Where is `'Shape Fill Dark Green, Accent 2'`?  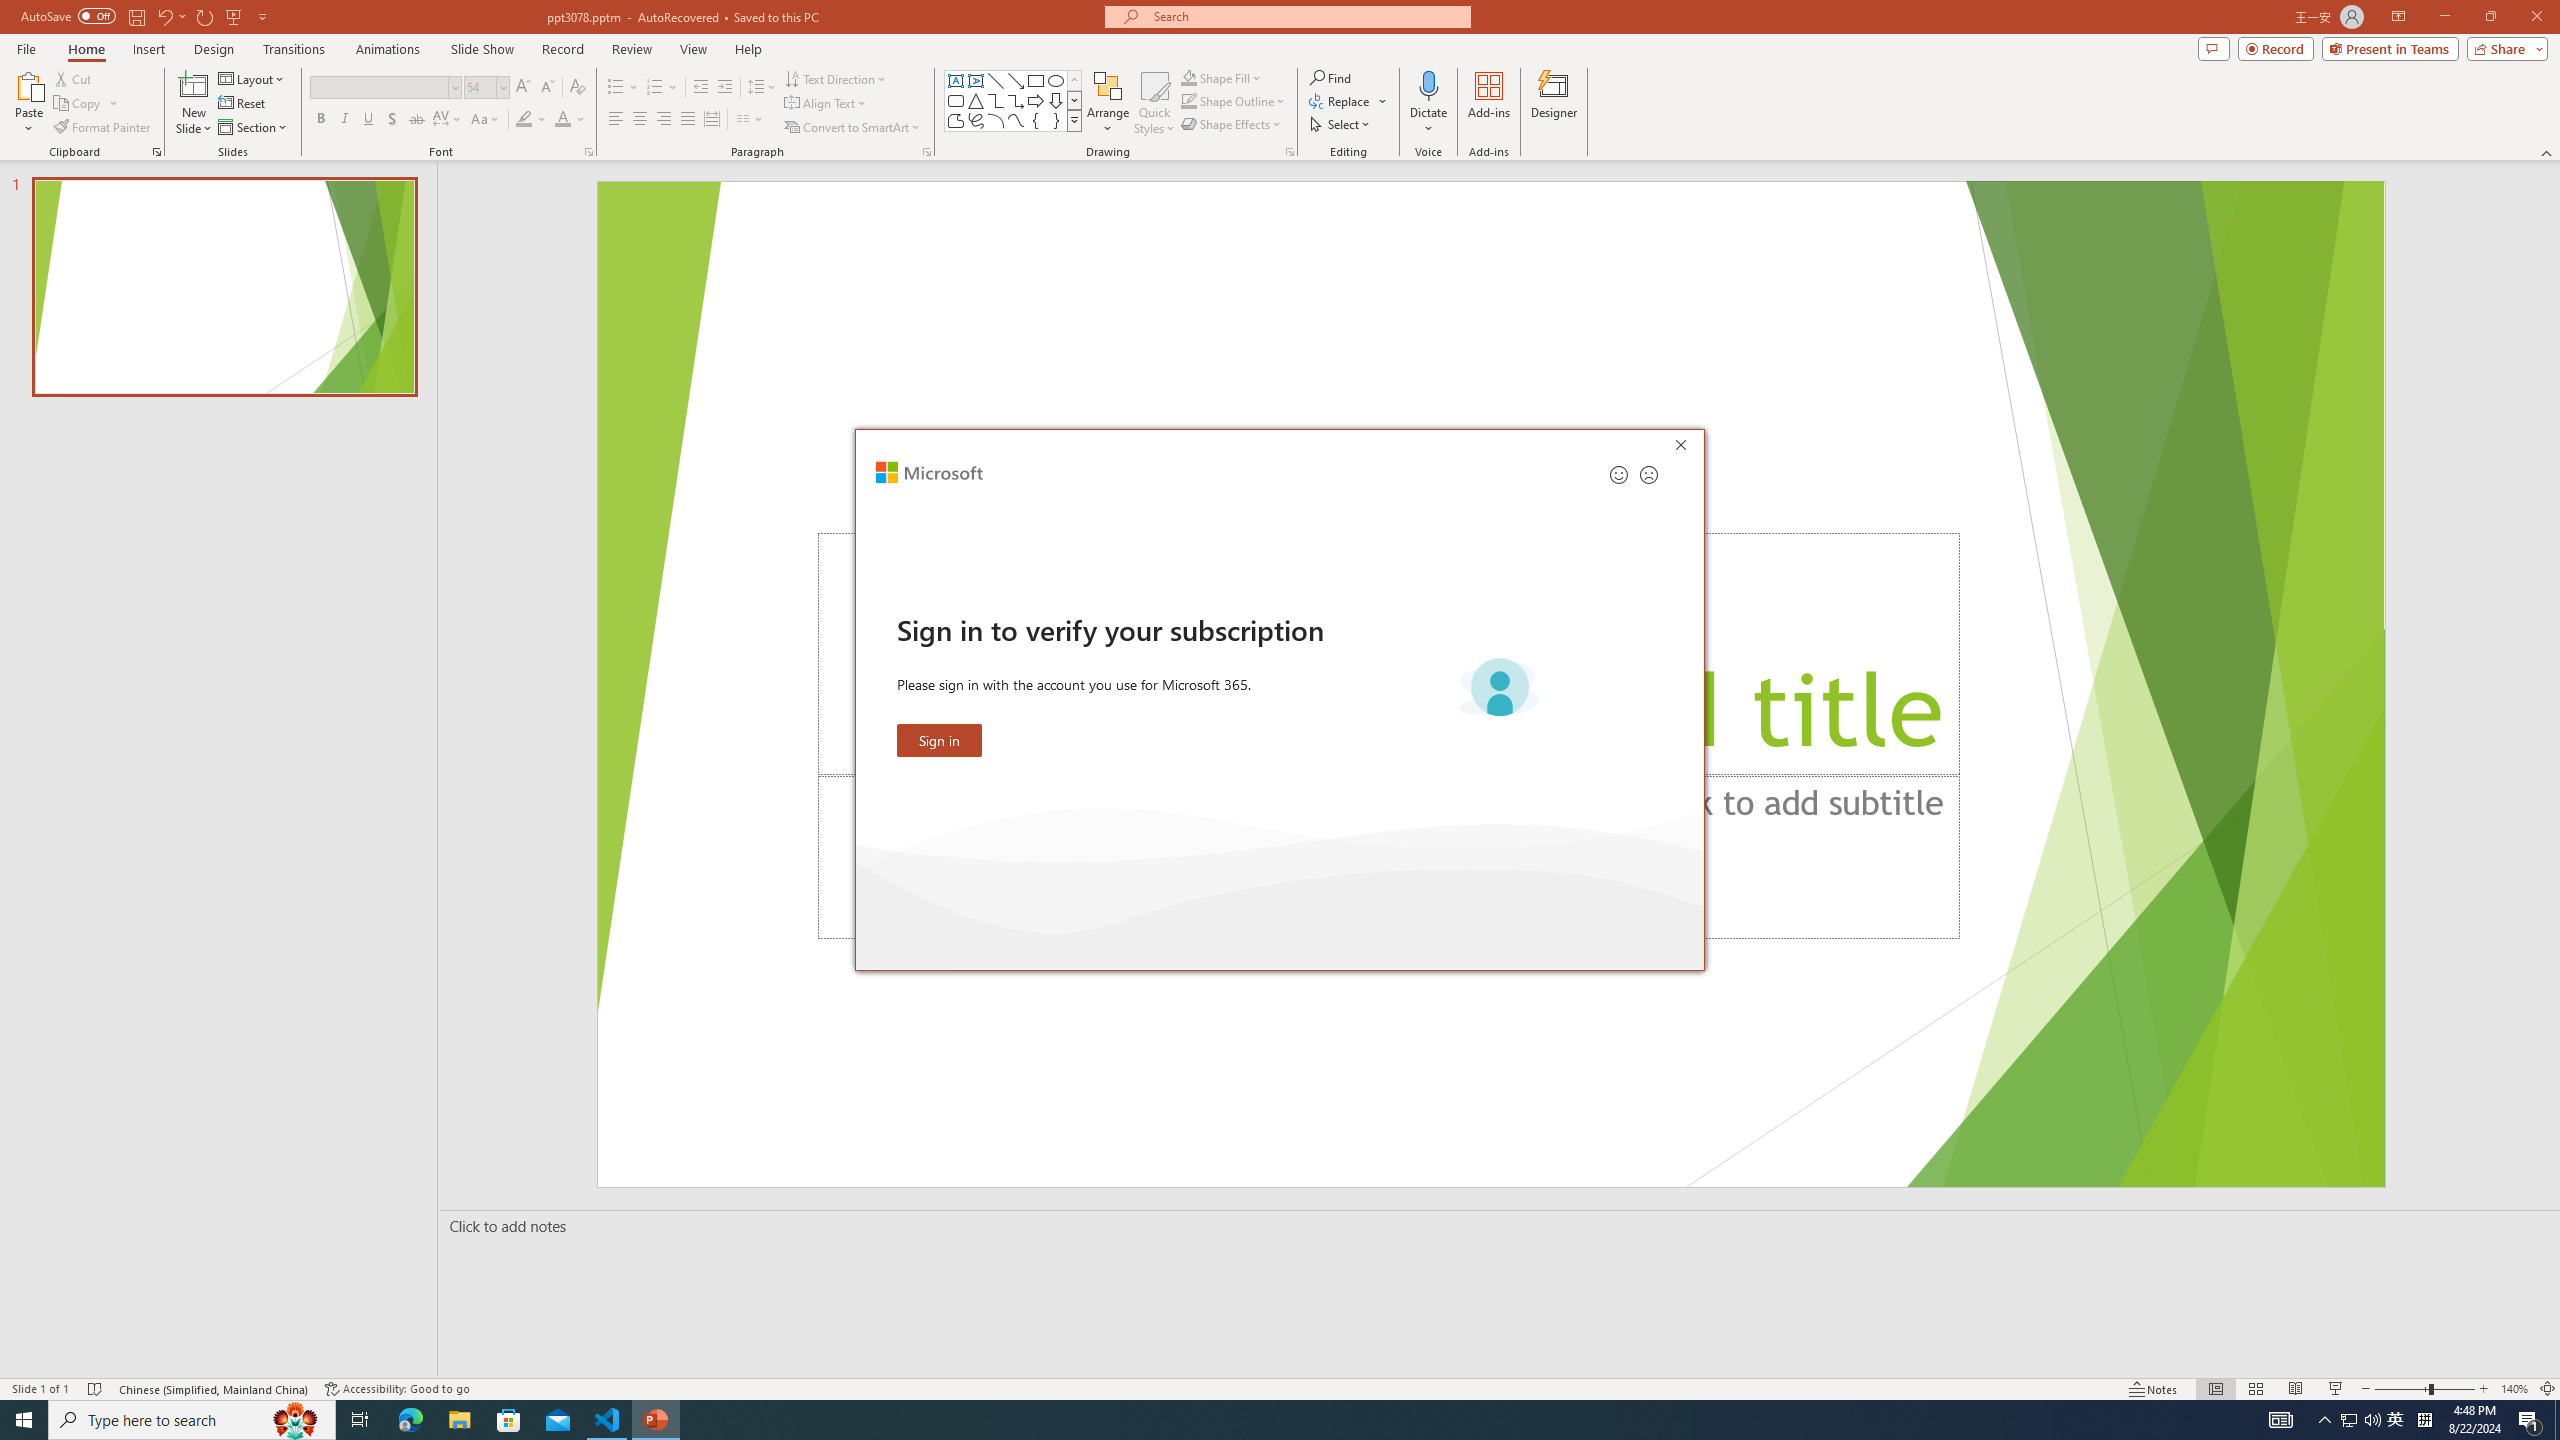
'Shape Fill Dark Green, Accent 2' is located at coordinates (1189, 77).